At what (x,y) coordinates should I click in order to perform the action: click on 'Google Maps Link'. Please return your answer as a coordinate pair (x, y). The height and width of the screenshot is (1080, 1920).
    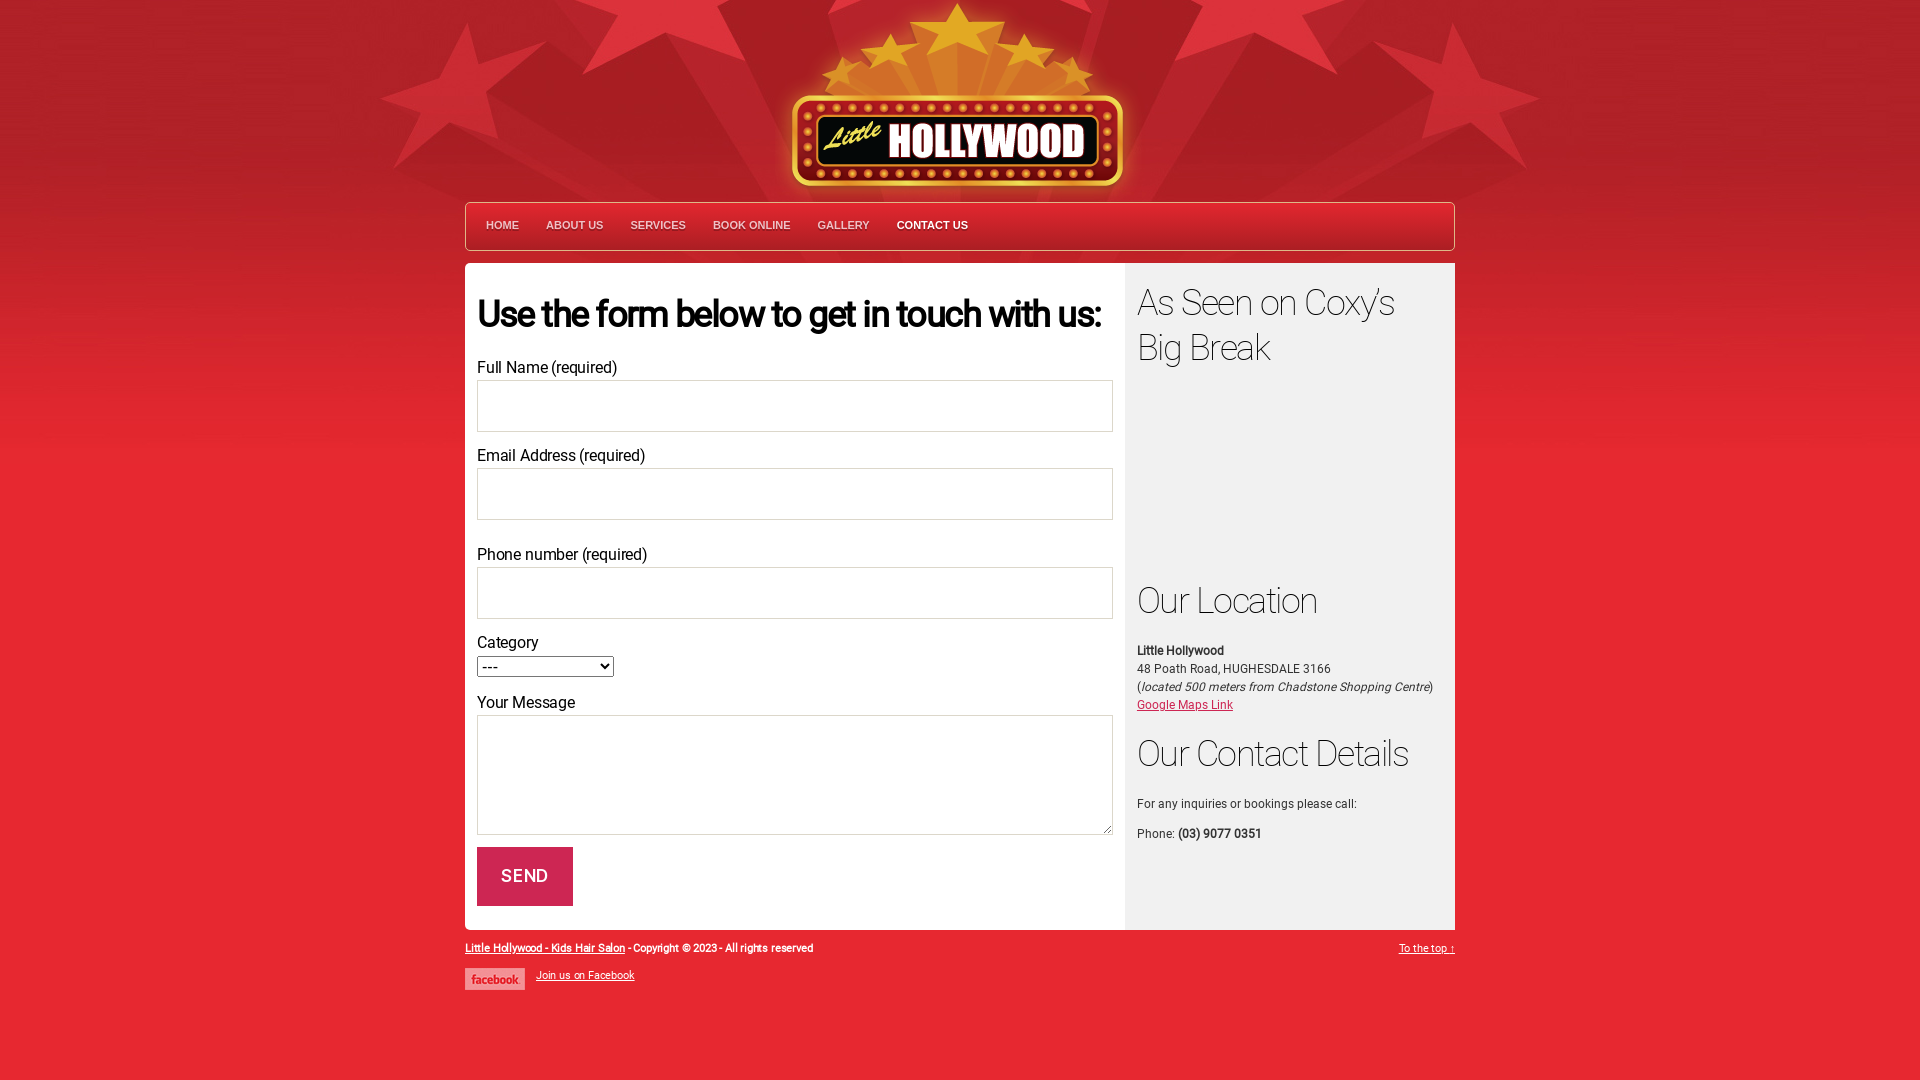
    Looking at the image, I should click on (1185, 704).